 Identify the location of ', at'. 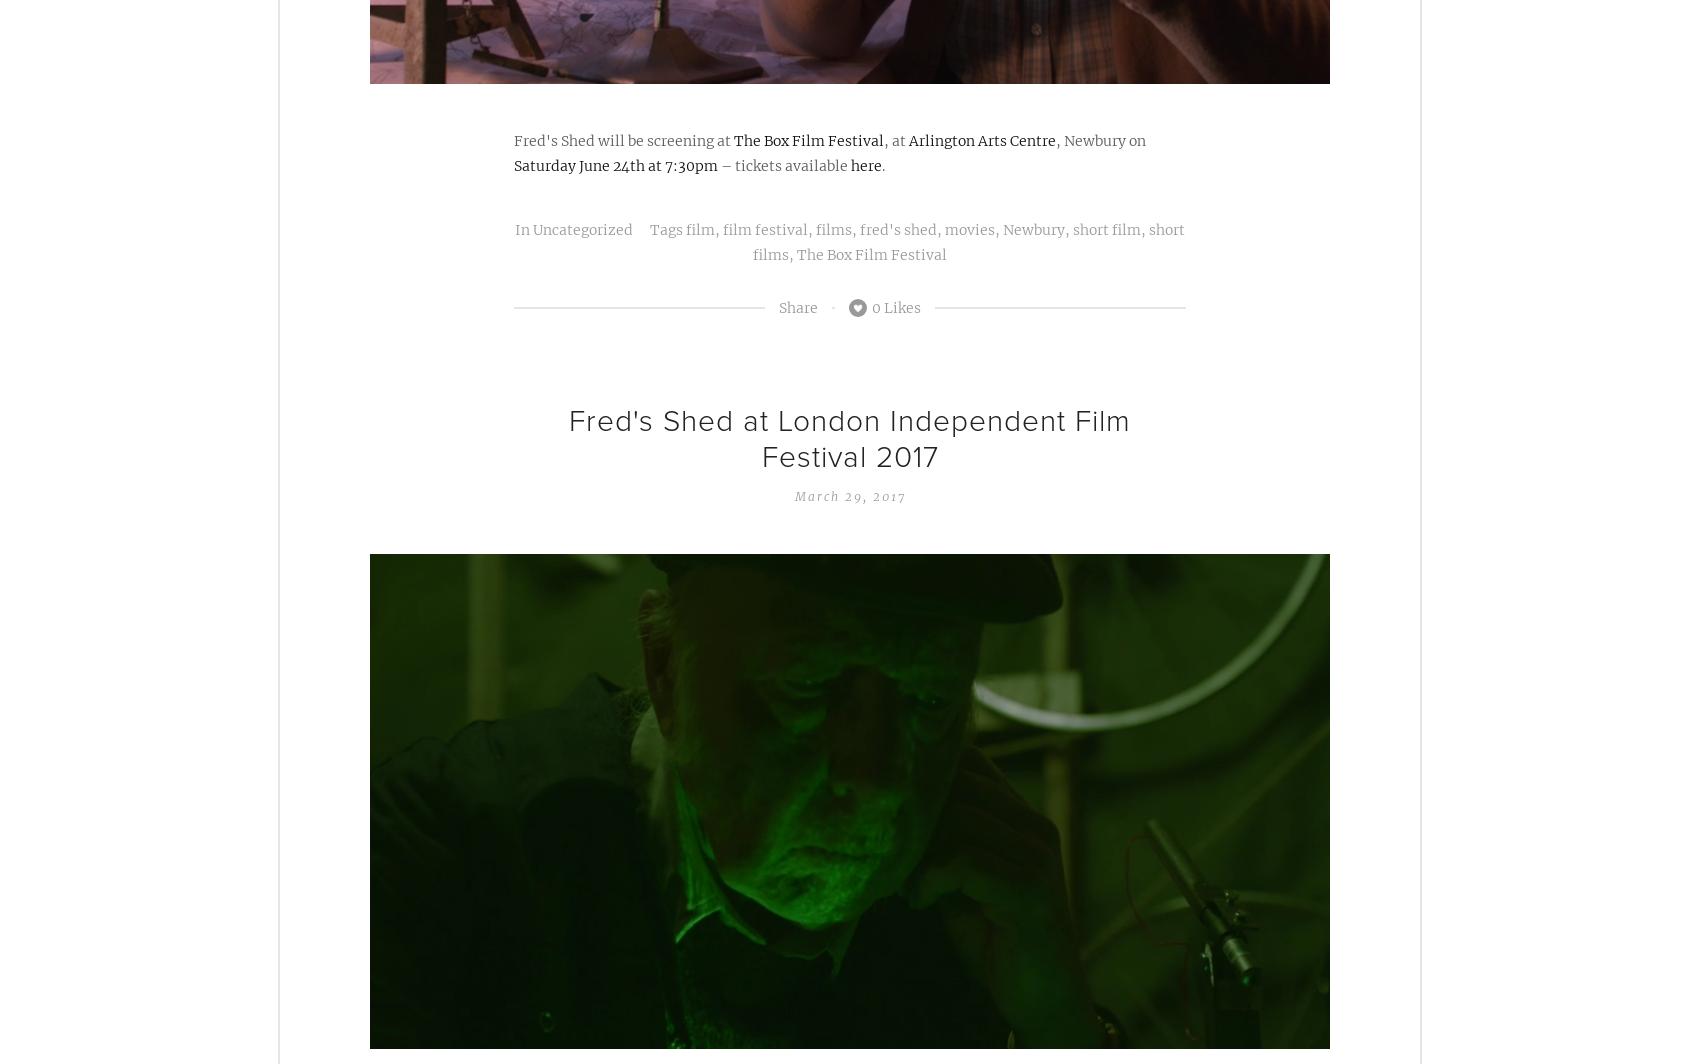
(896, 140).